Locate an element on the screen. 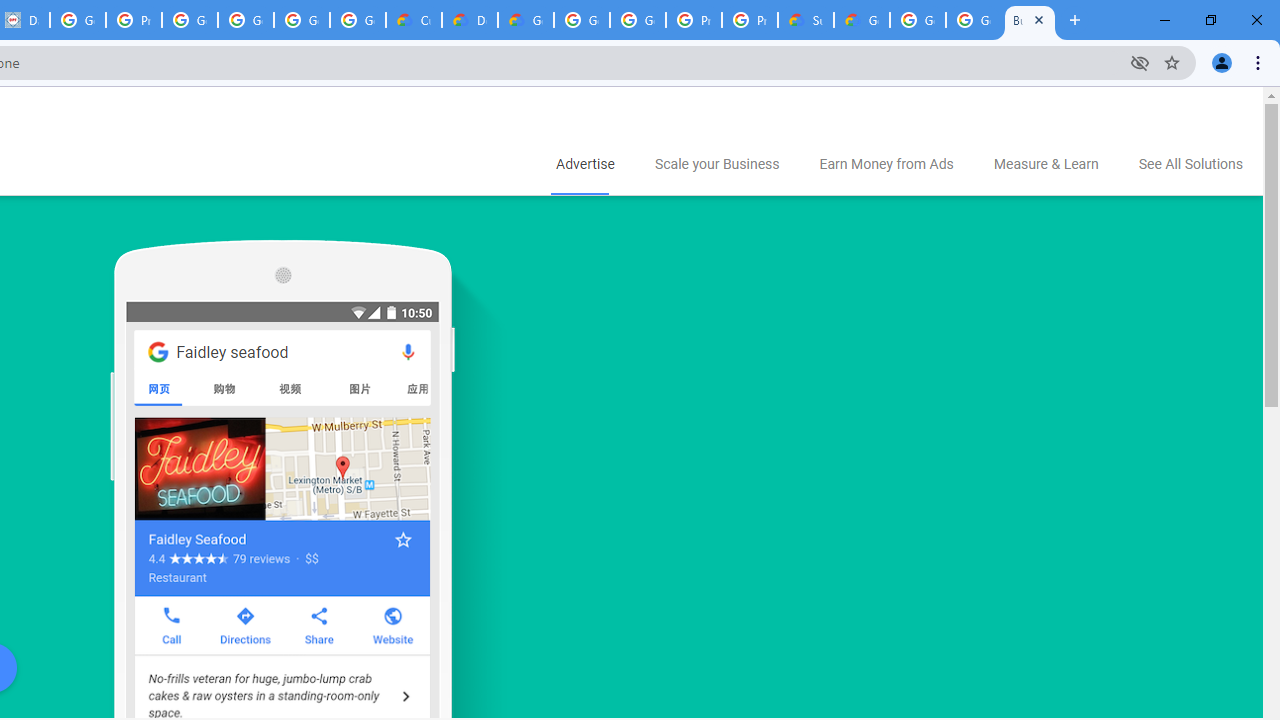 The width and height of the screenshot is (1280, 720). 'Scale your Business' is located at coordinates (716, 164).